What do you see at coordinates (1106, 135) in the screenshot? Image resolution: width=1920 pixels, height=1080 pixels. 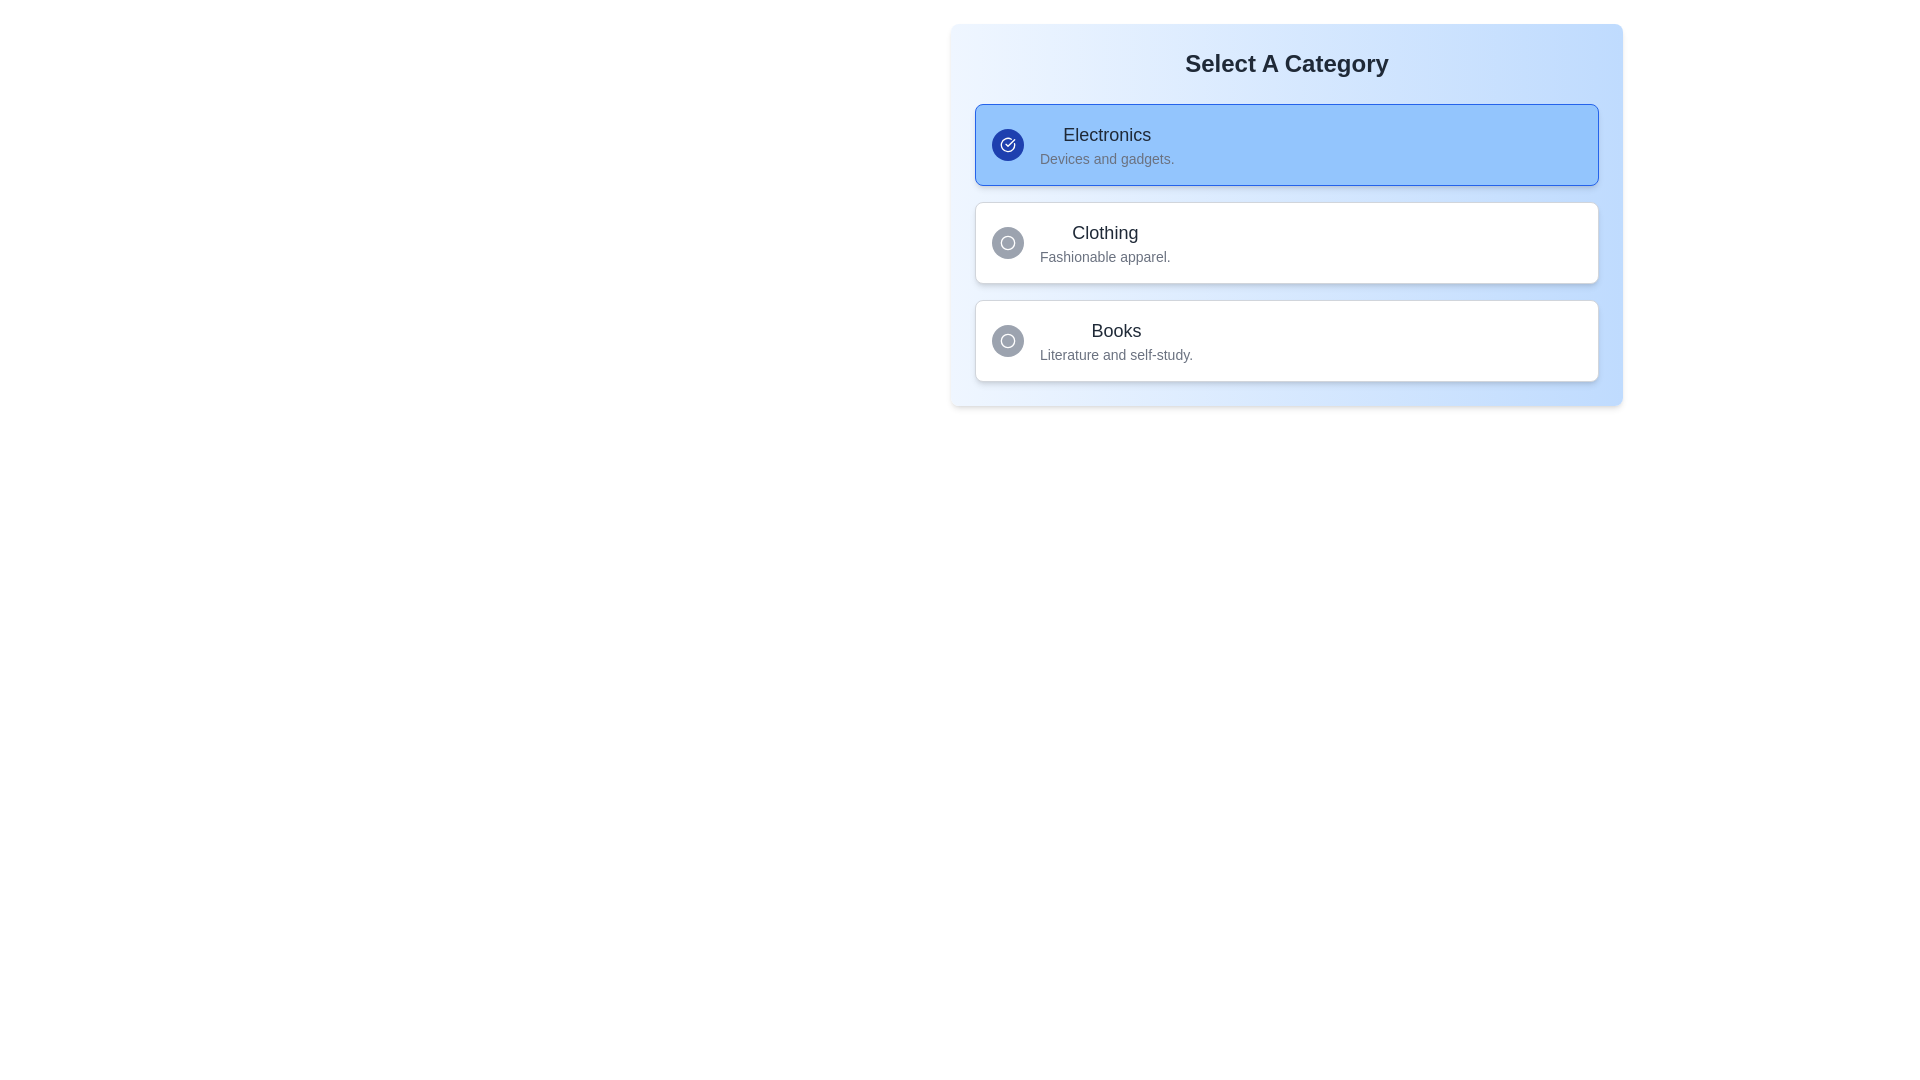 I see `the bold 'Electronics' text label, which is the header of the first category item in the 'Select A Category' selection card` at bounding box center [1106, 135].